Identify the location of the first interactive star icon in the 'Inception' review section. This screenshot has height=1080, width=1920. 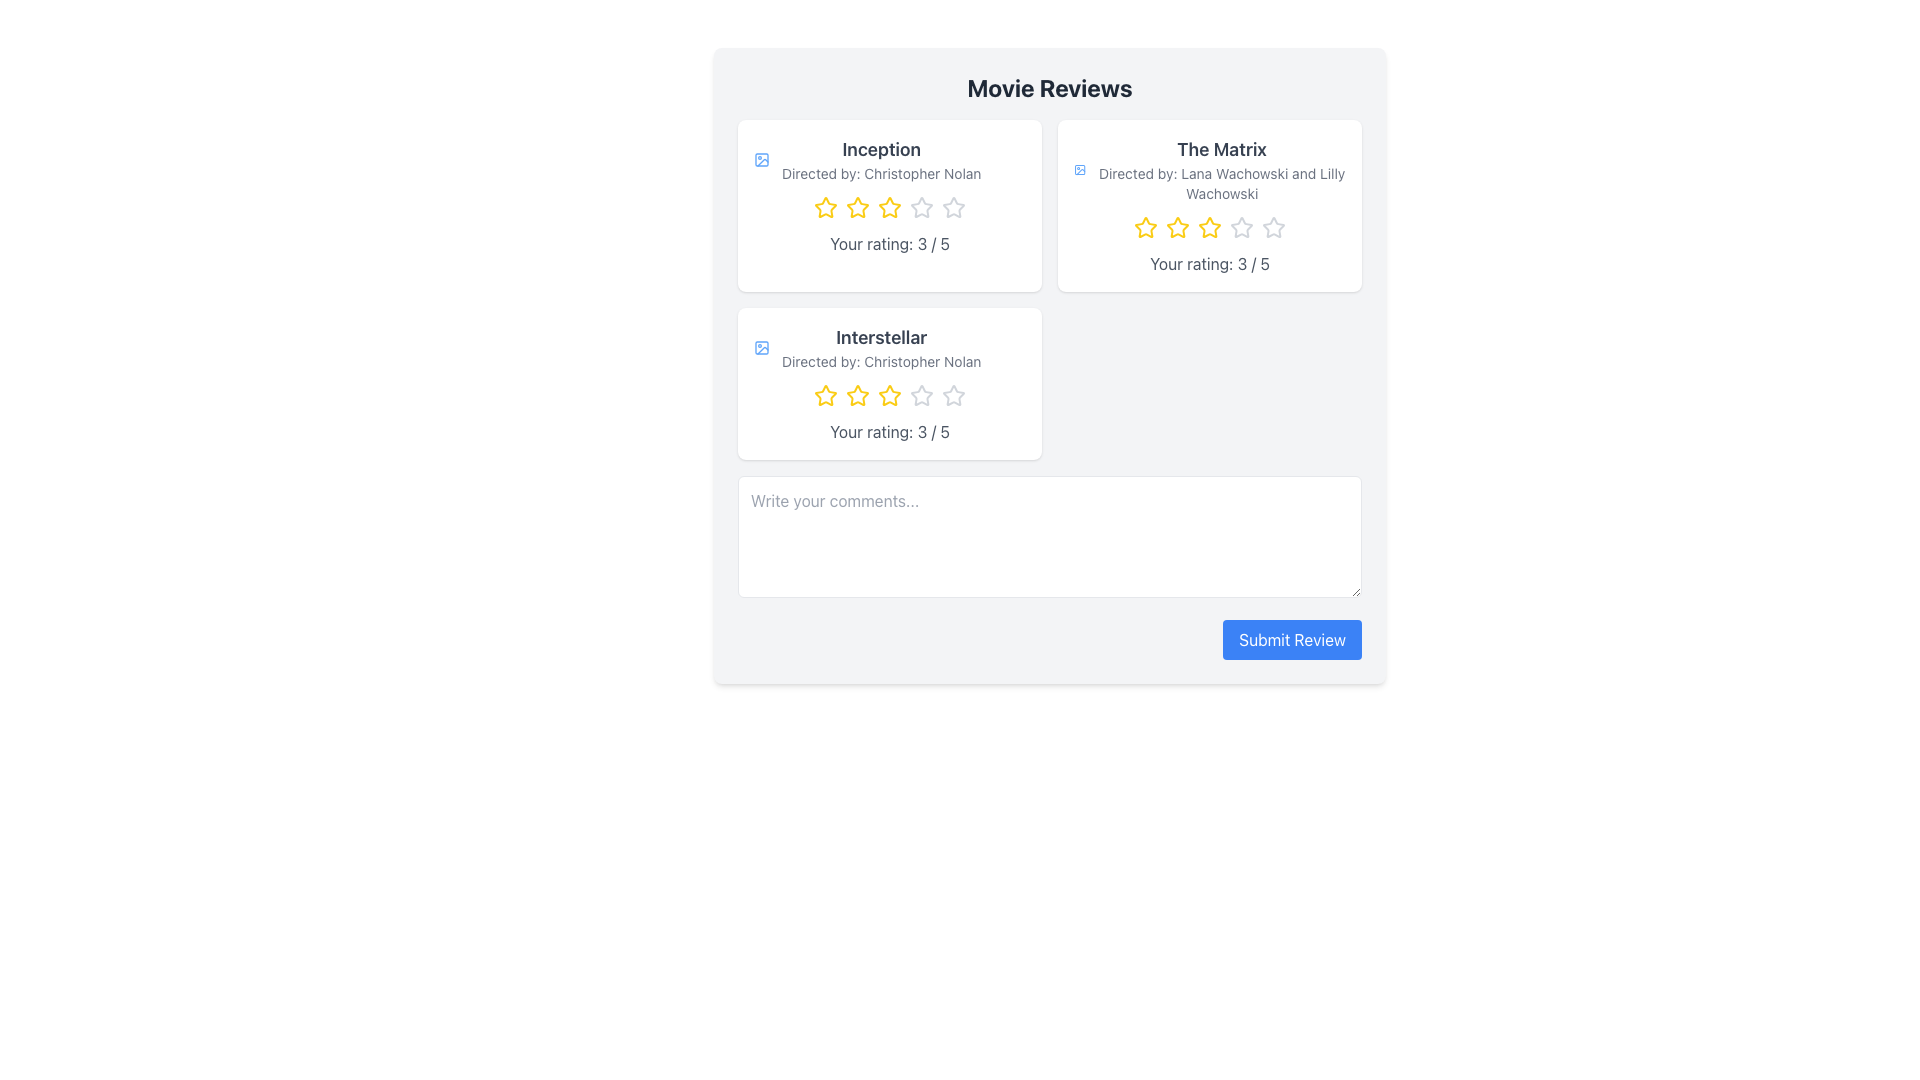
(825, 208).